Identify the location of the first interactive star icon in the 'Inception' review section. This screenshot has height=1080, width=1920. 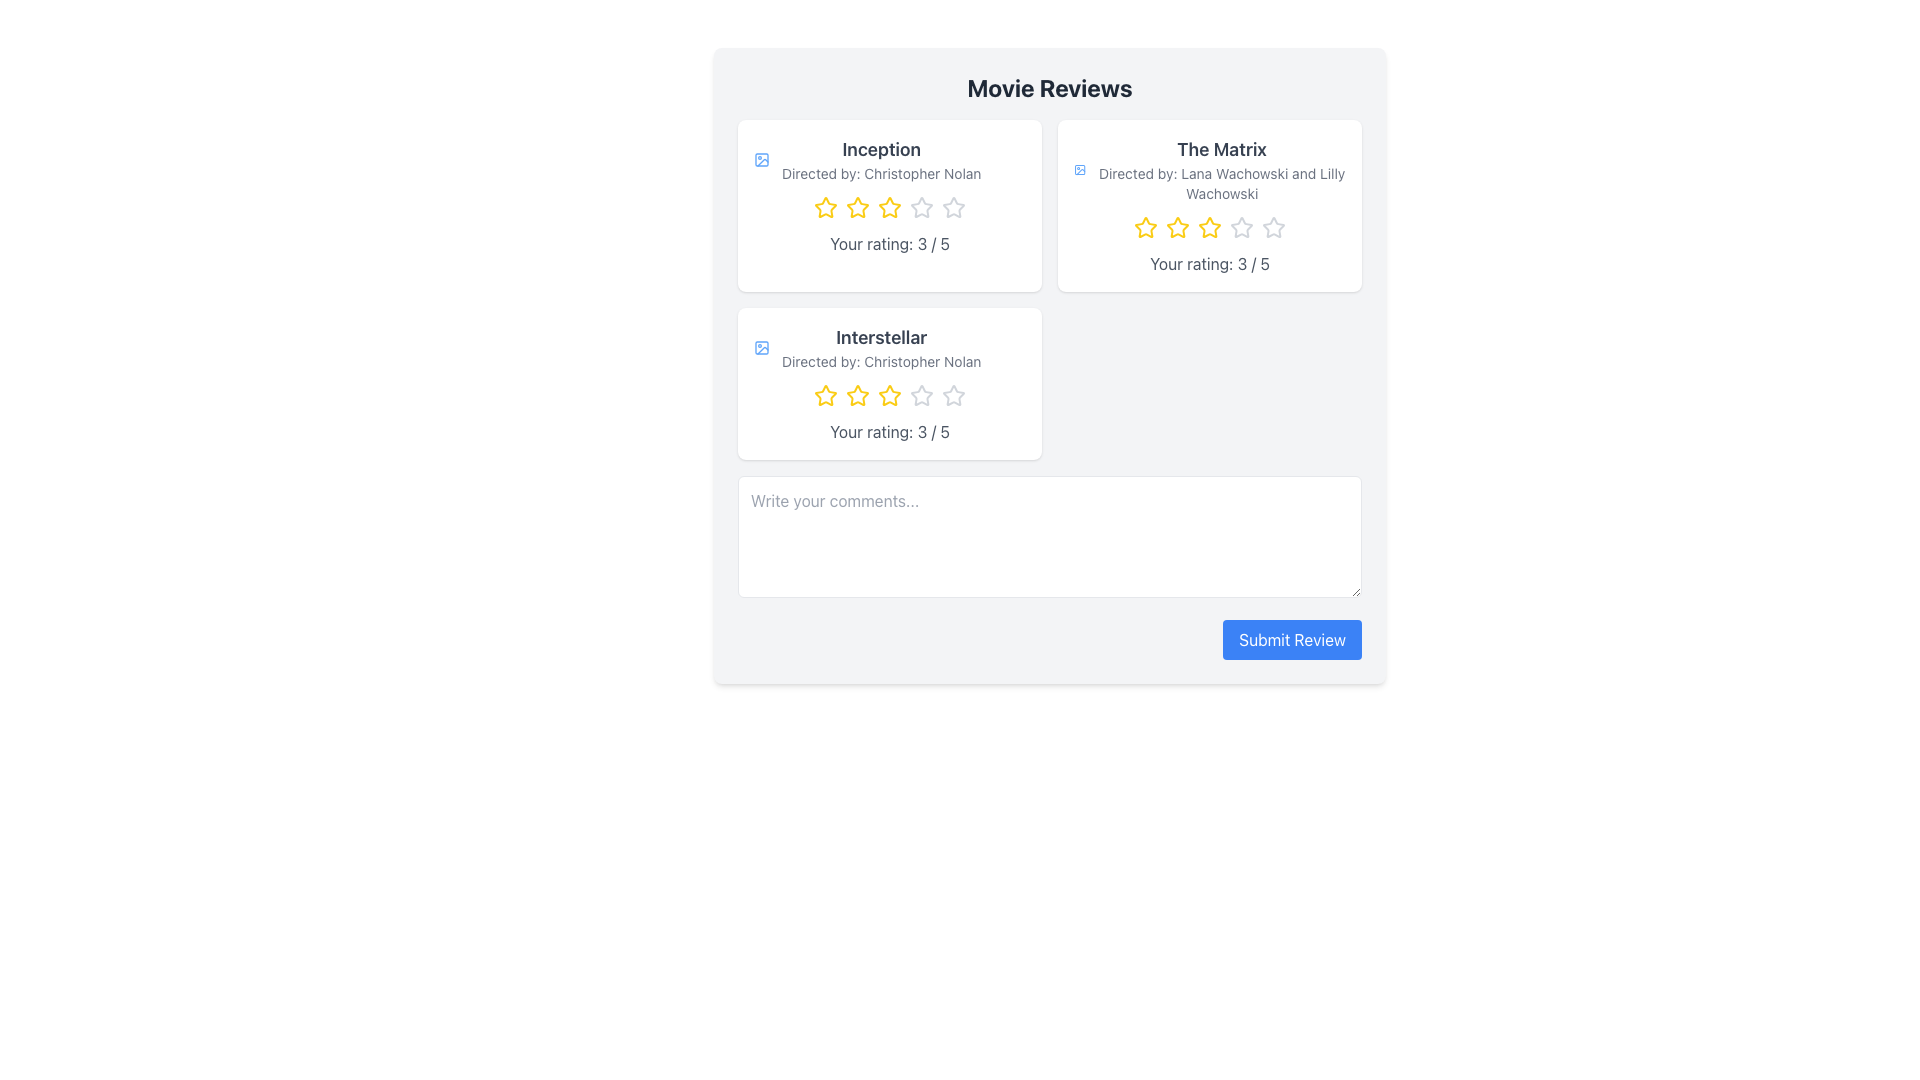
(825, 208).